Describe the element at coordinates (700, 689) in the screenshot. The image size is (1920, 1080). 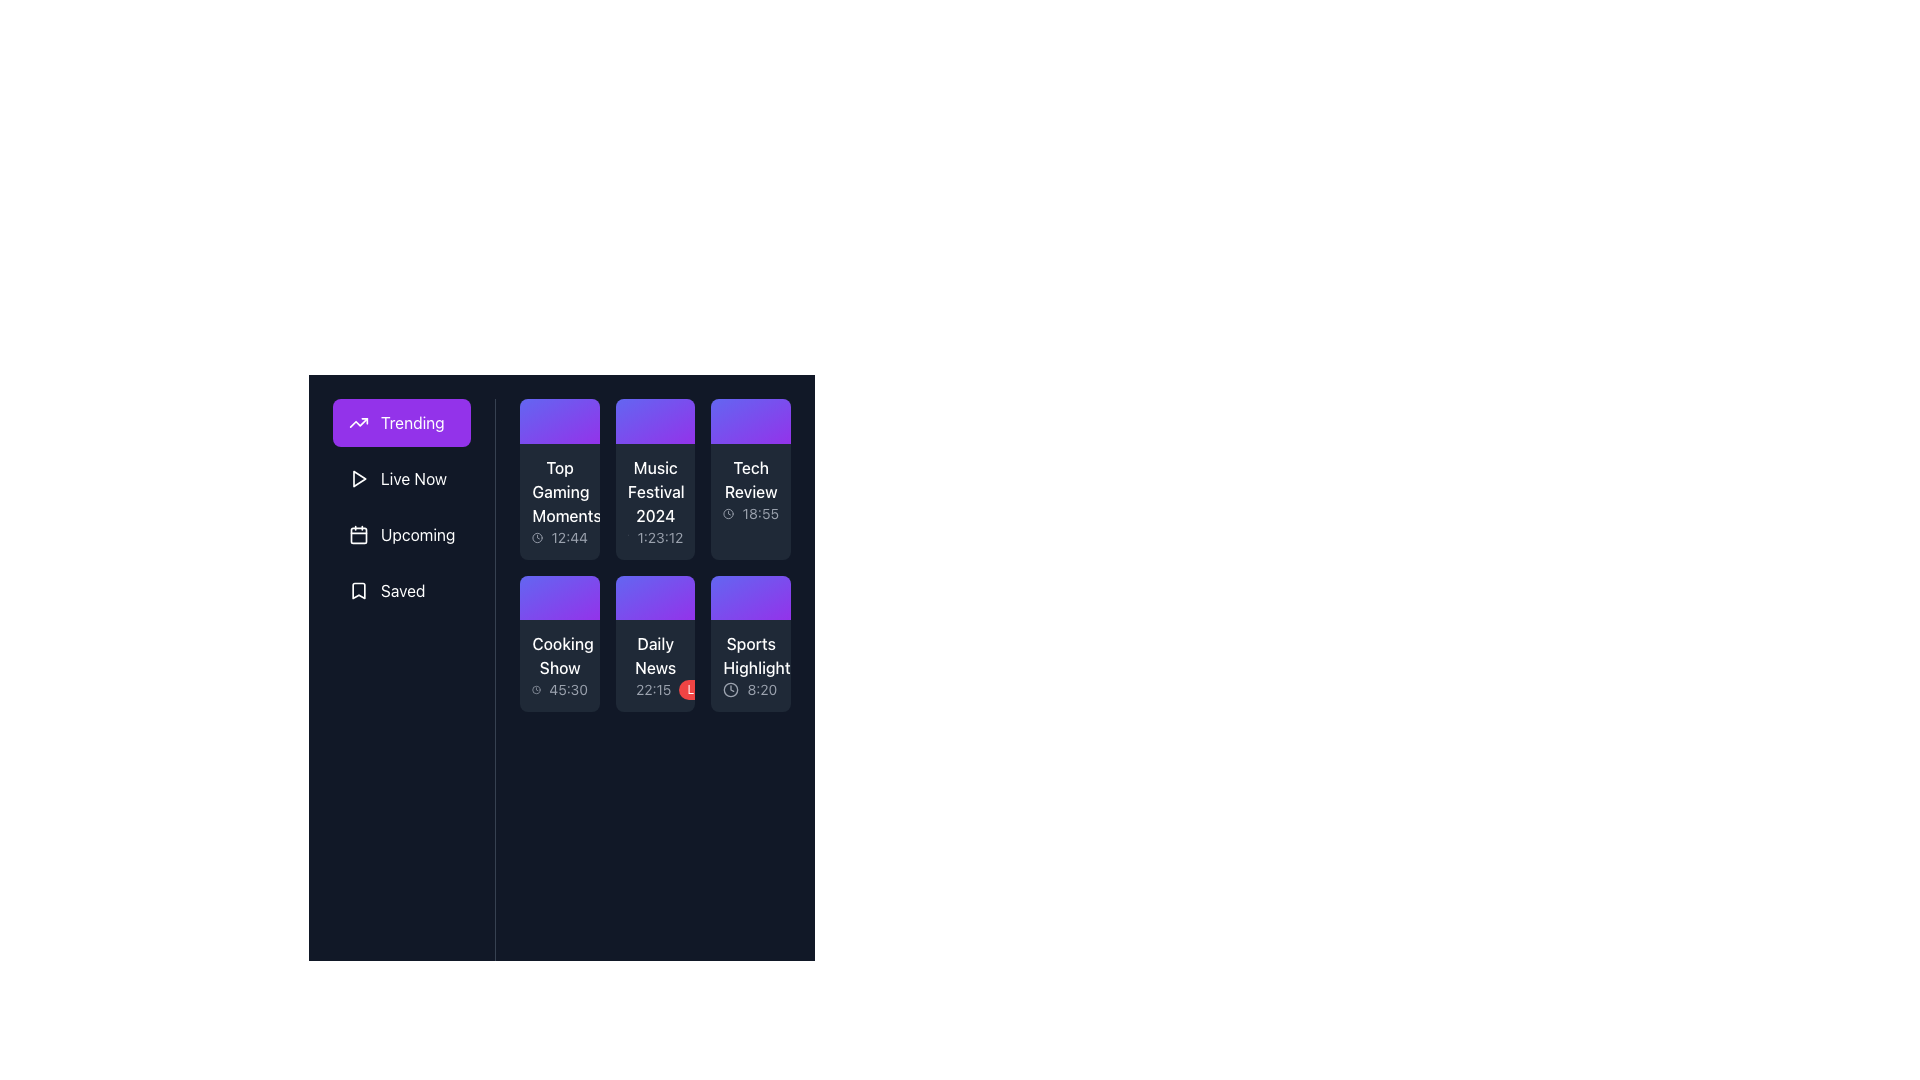
I see `the 'LIVE' badge, which is a small, horizontally-oriented badge with white capital letters on a red background` at that location.